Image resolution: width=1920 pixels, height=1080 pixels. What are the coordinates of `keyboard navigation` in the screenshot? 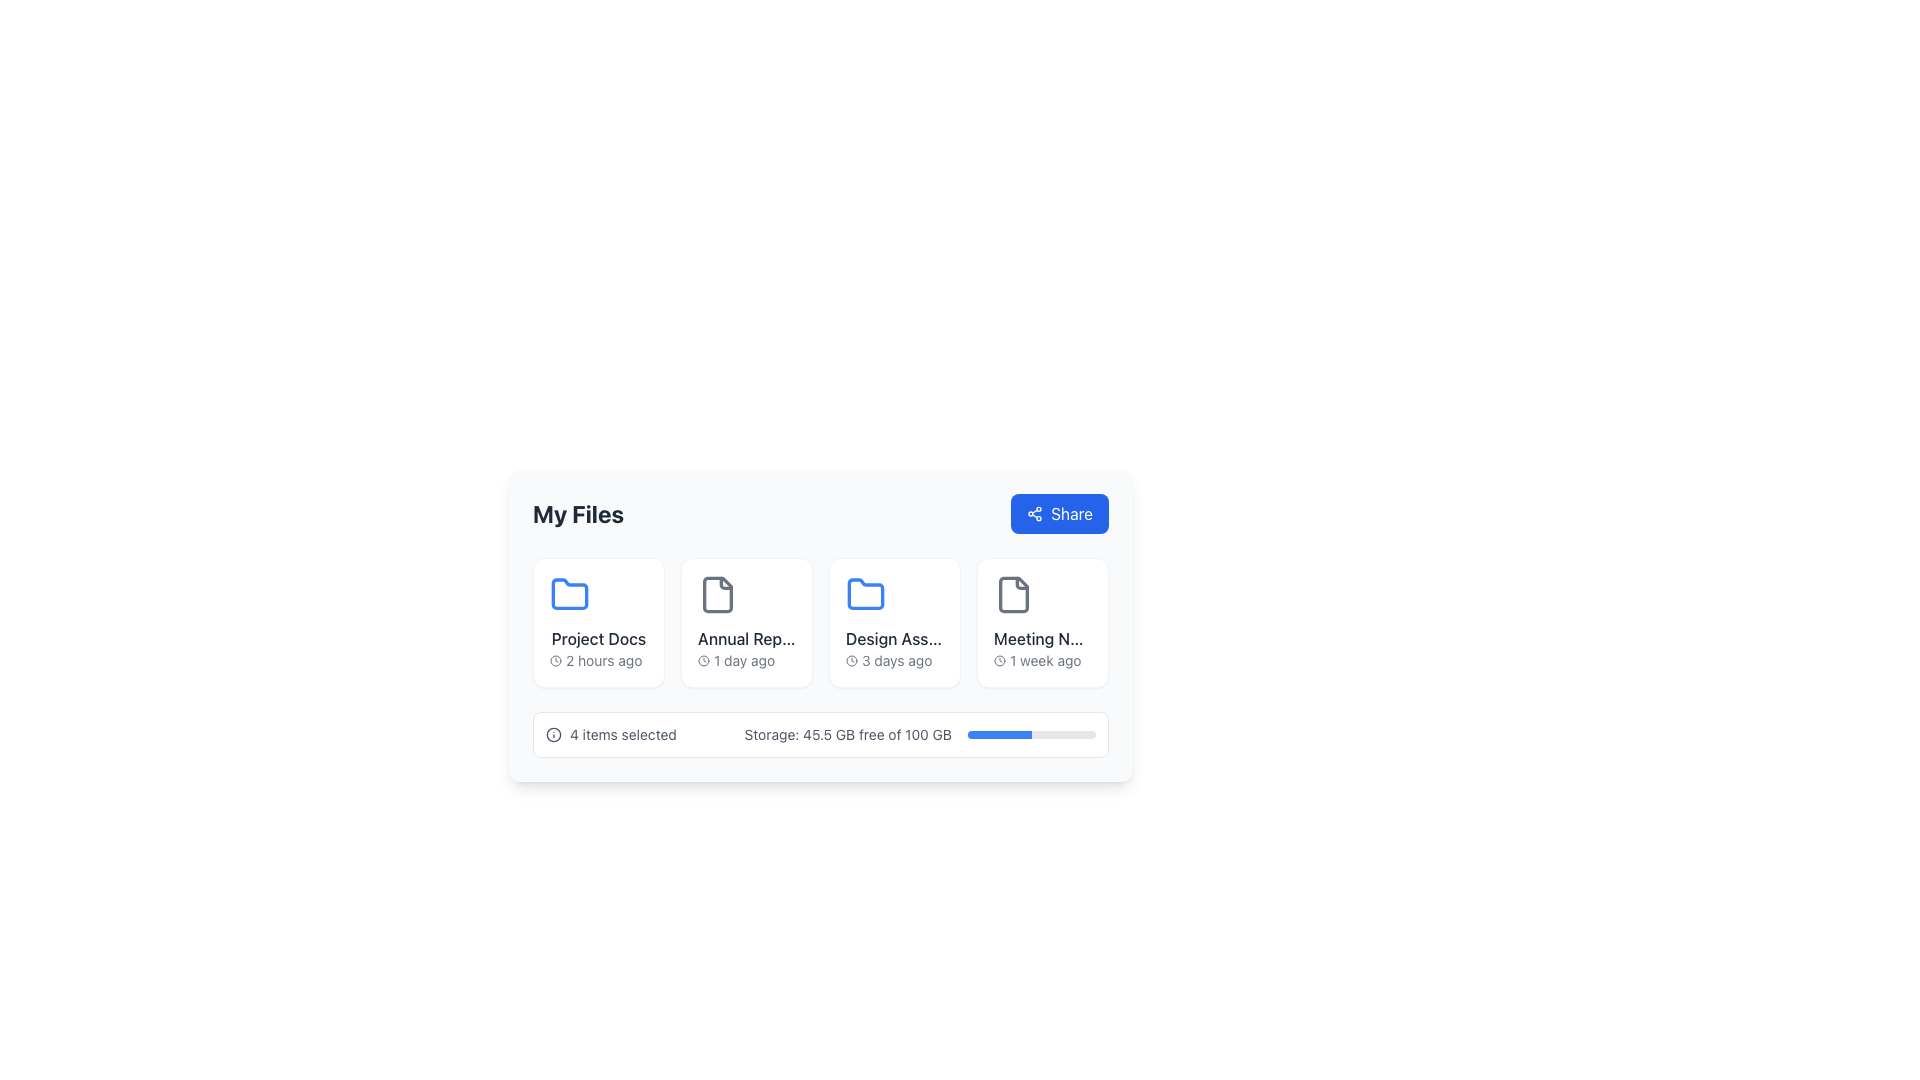 It's located at (1059, 512).